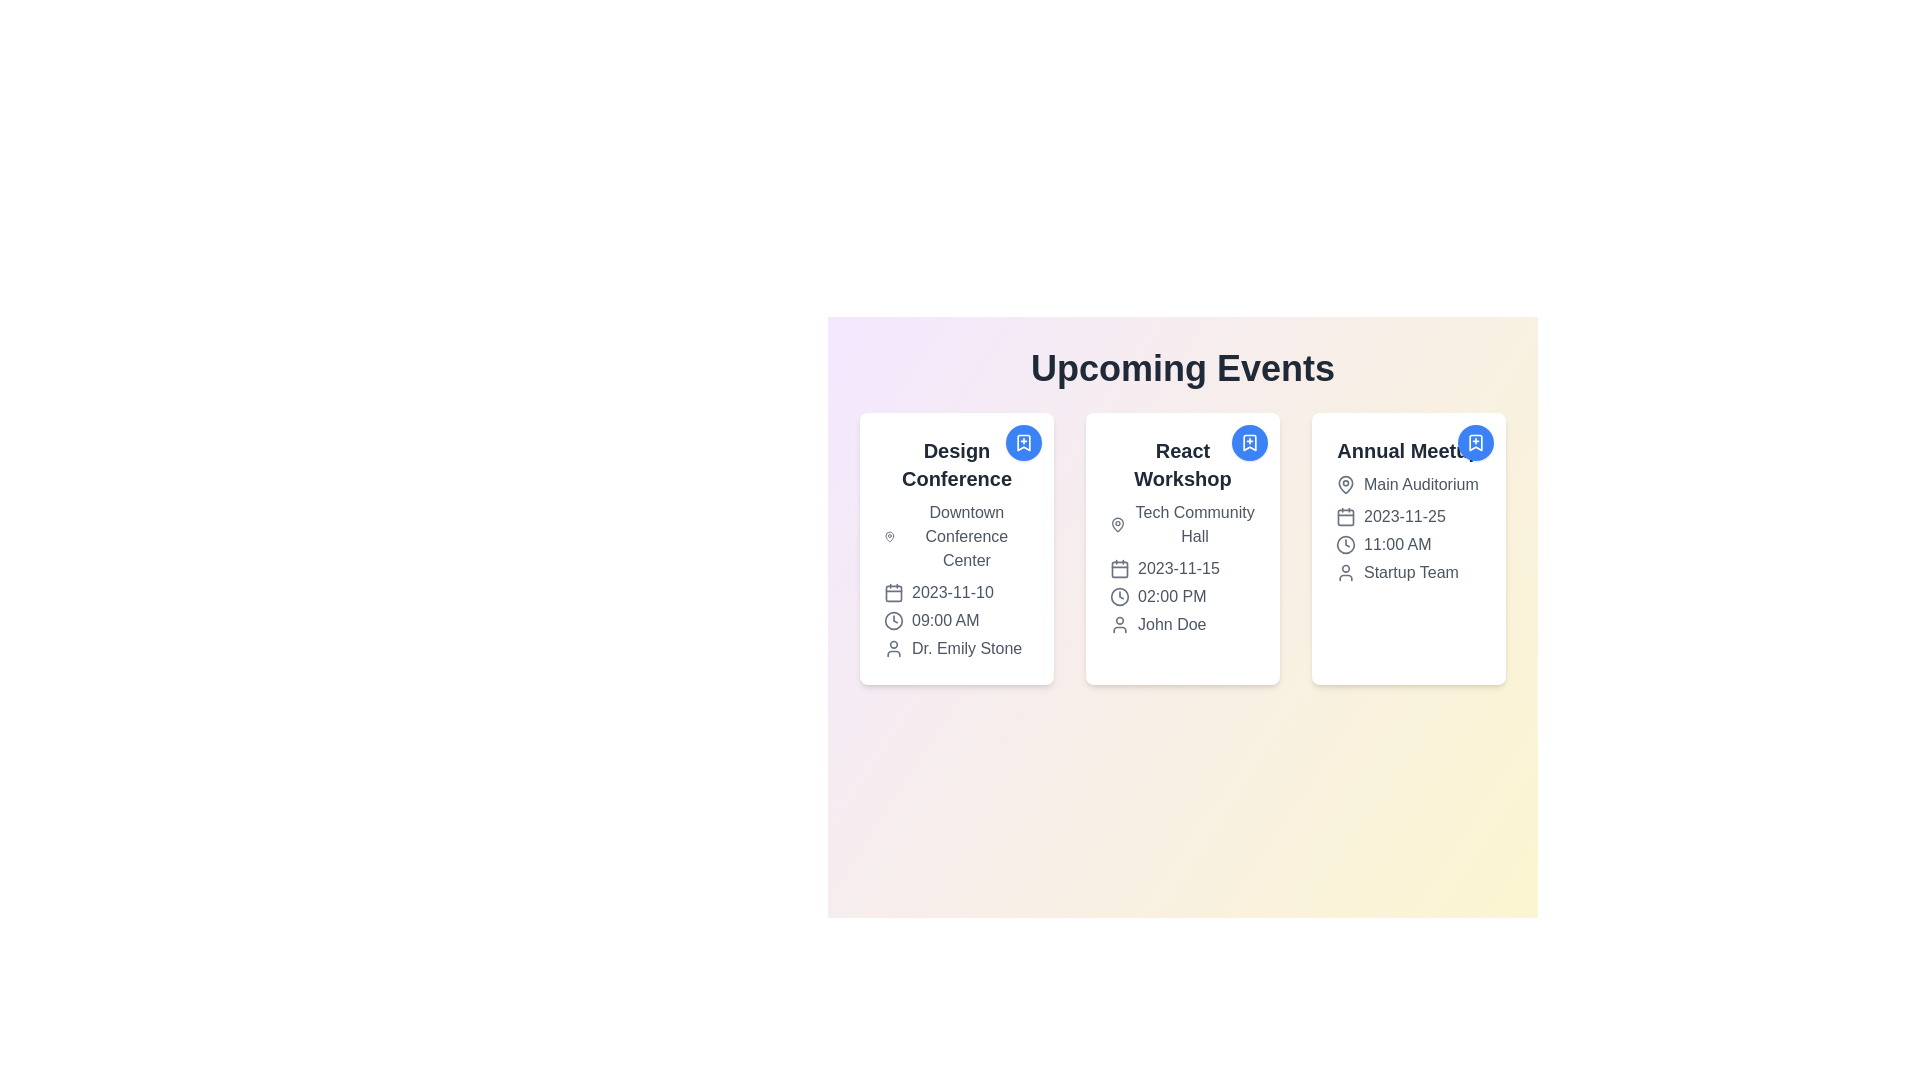 The height and width of the screenshot is (1080, 1920). Describe the element at coordinates (1408, 573) in the screenshot. I see `text labeled 'Startup Team' located in the lower part of the 'Annual Meetup' card, just below the event time '11:00 AM'` at that location.